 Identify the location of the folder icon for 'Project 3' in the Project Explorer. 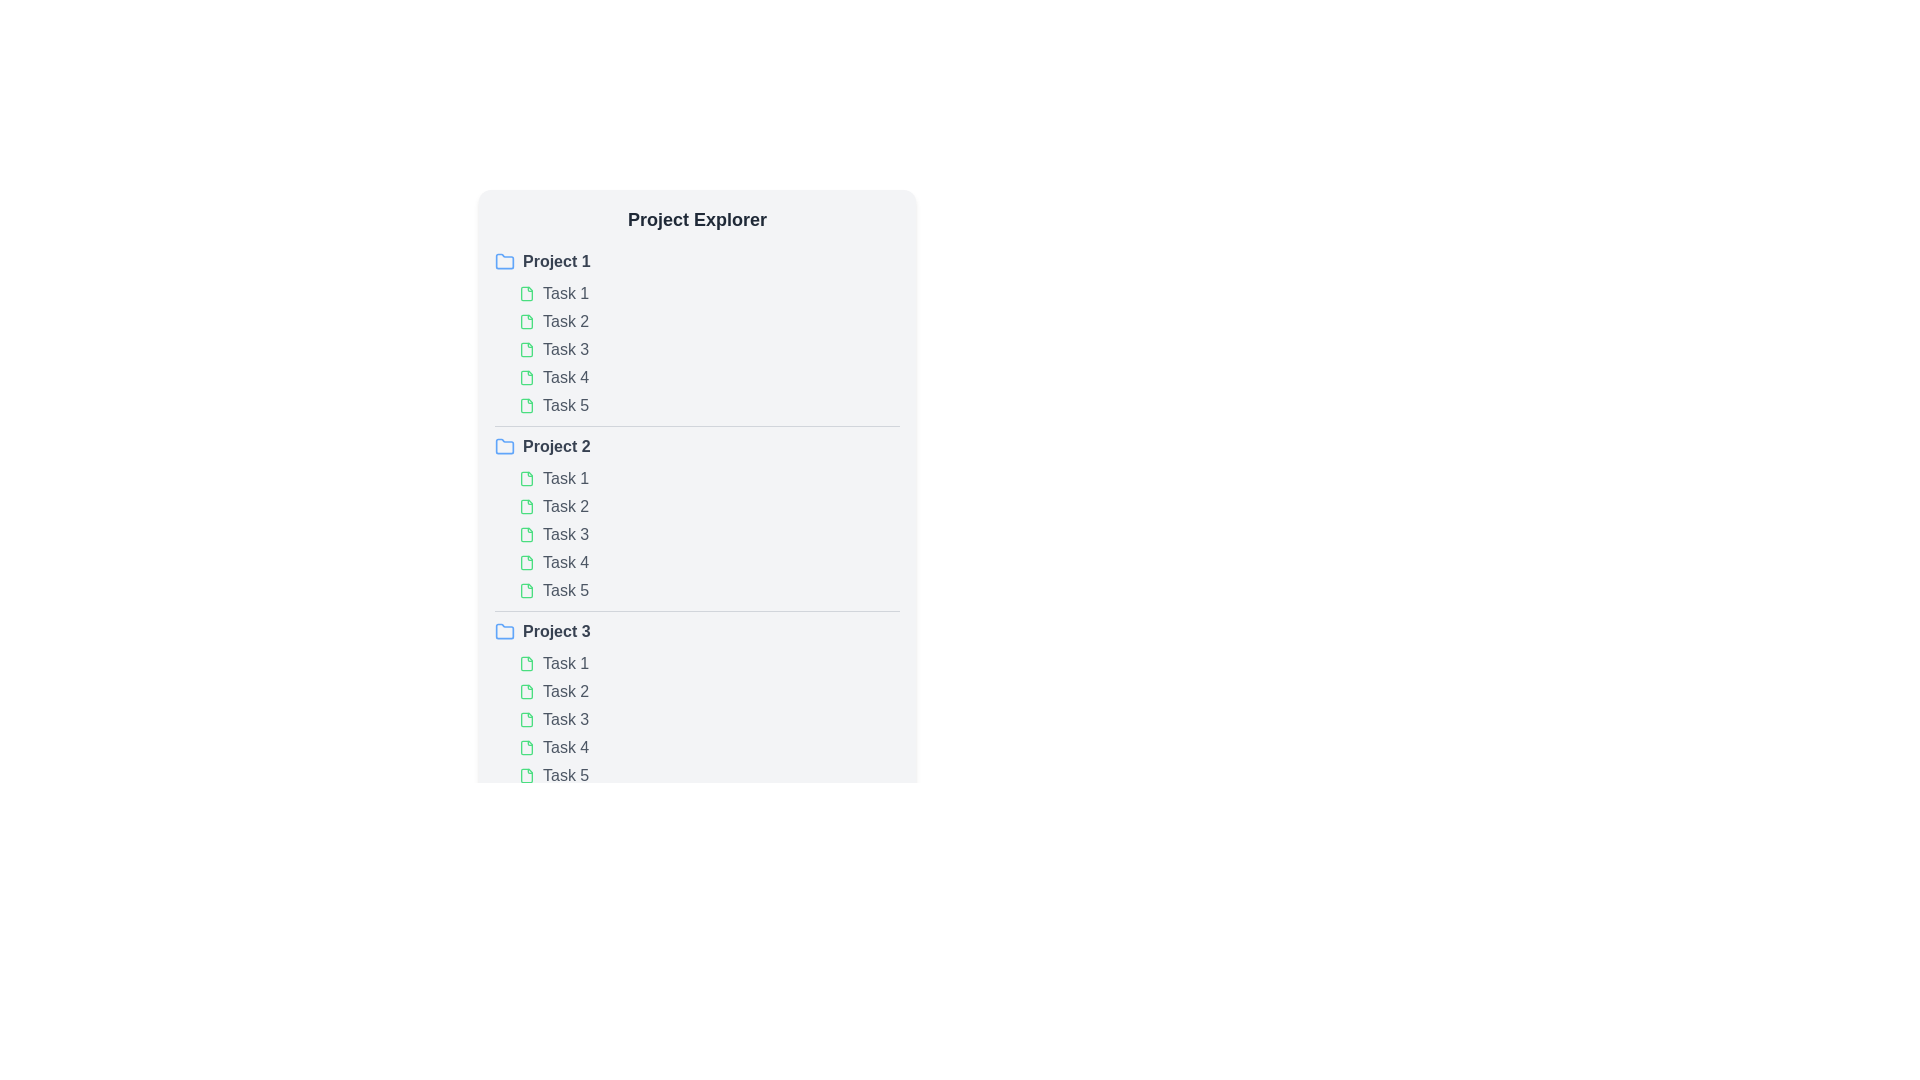
(504, 631).